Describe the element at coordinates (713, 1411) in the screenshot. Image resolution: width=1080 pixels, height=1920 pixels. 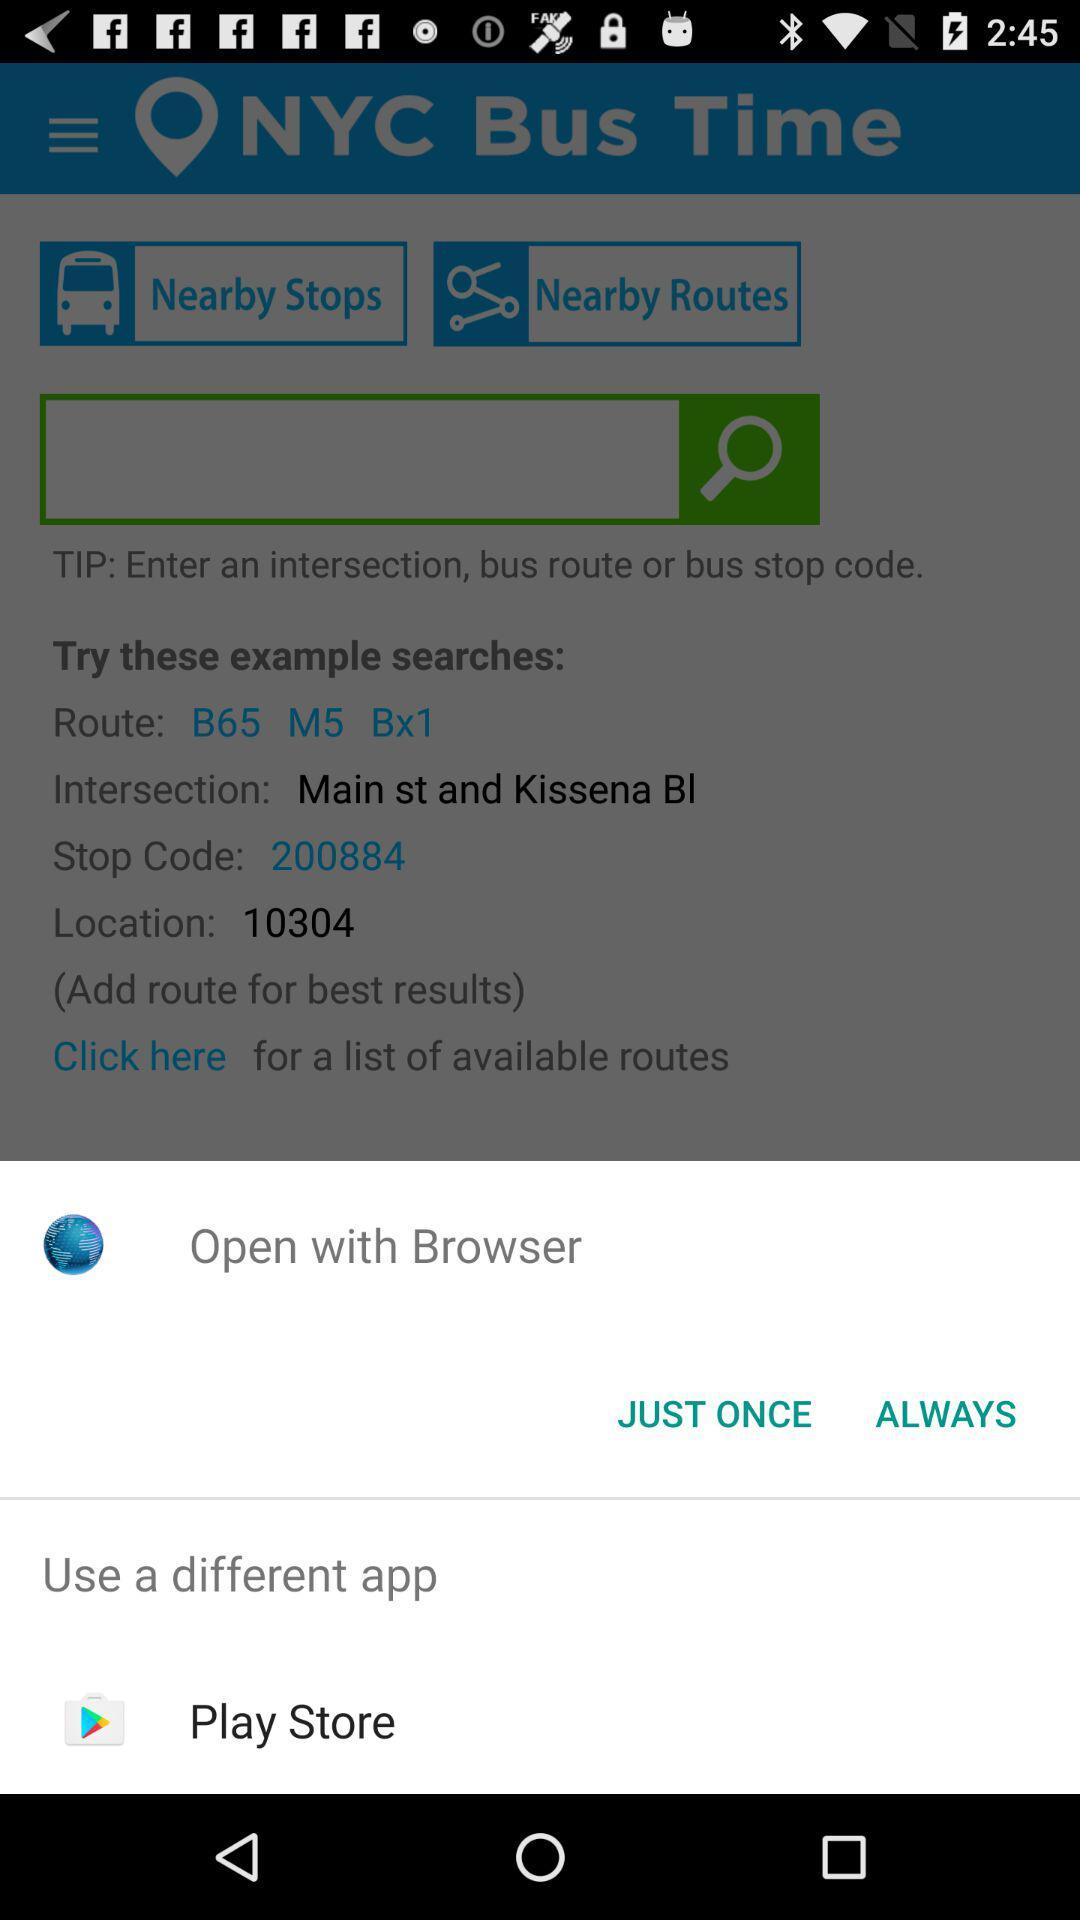
I see `icon next to the always icon` at that location.